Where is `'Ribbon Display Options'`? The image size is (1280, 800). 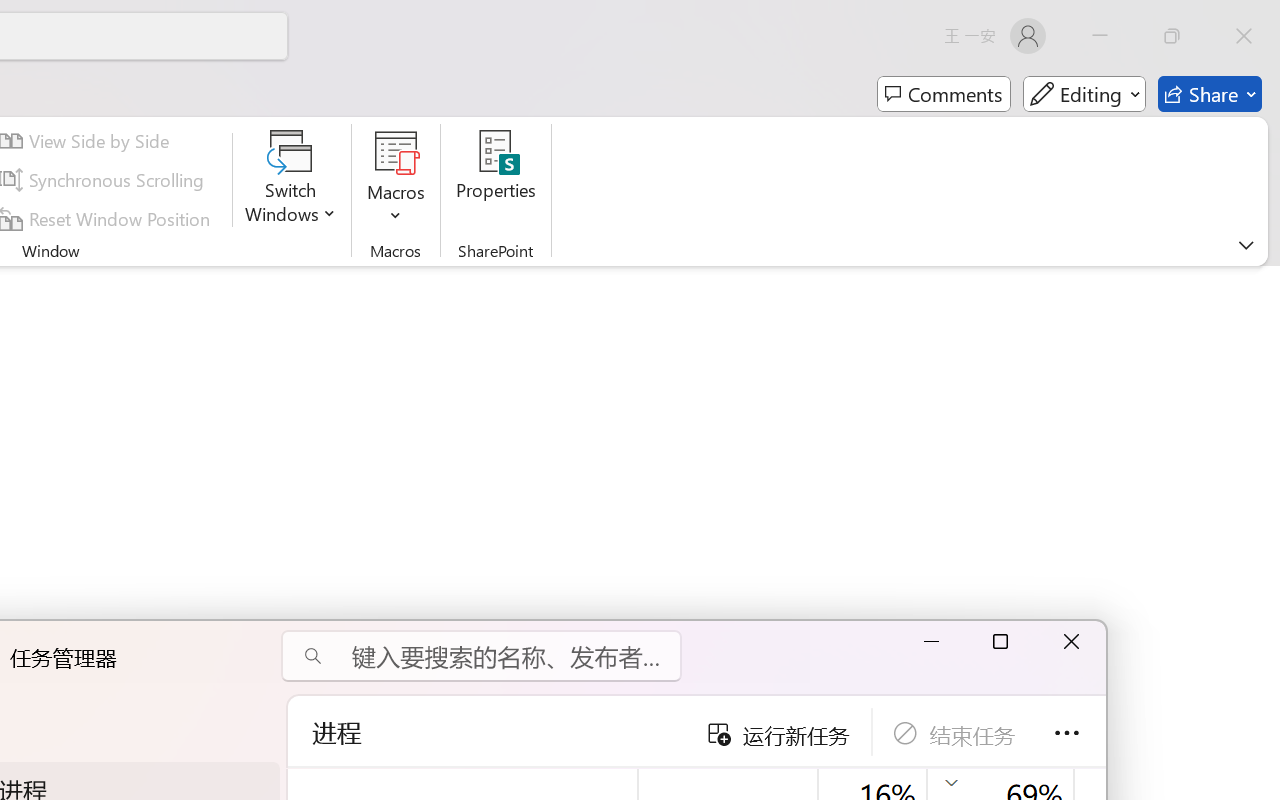
'Ribbon Display Options' is located at coordinates (1245, 244).